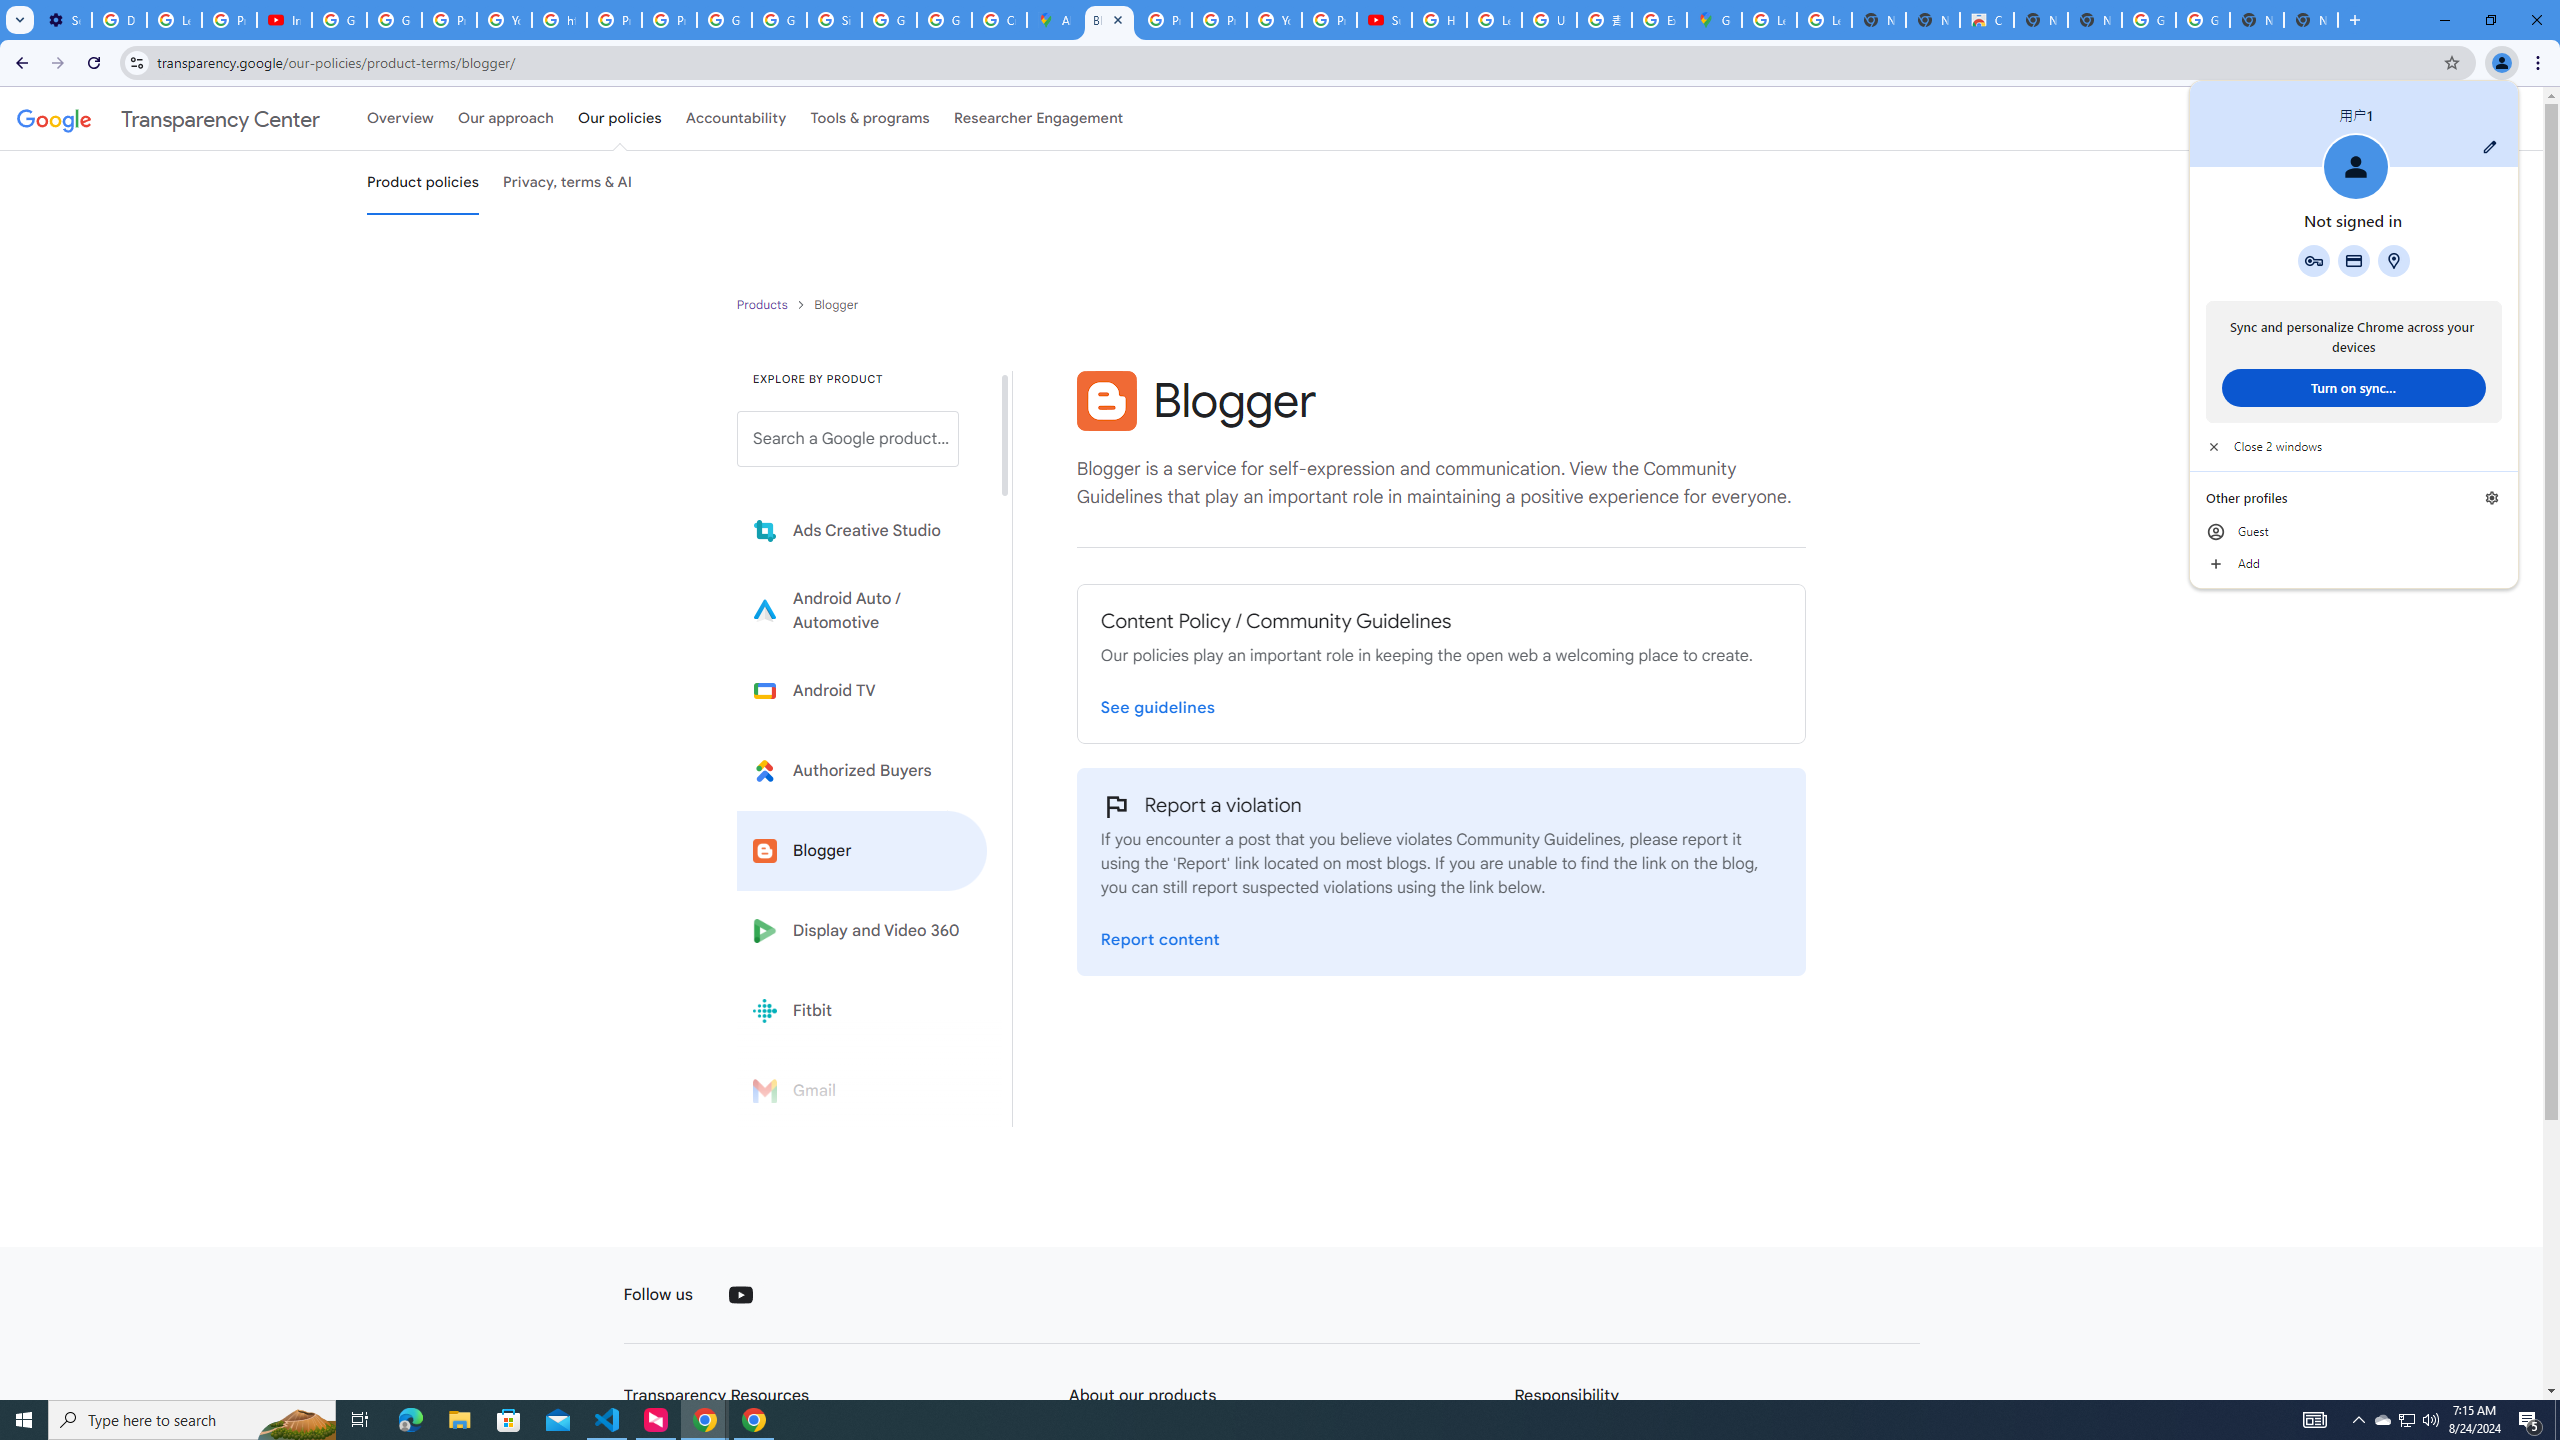 This screenshot has width=2560, height=1440. I want to click on 'Researcher Engagement', so click(1039, 118).